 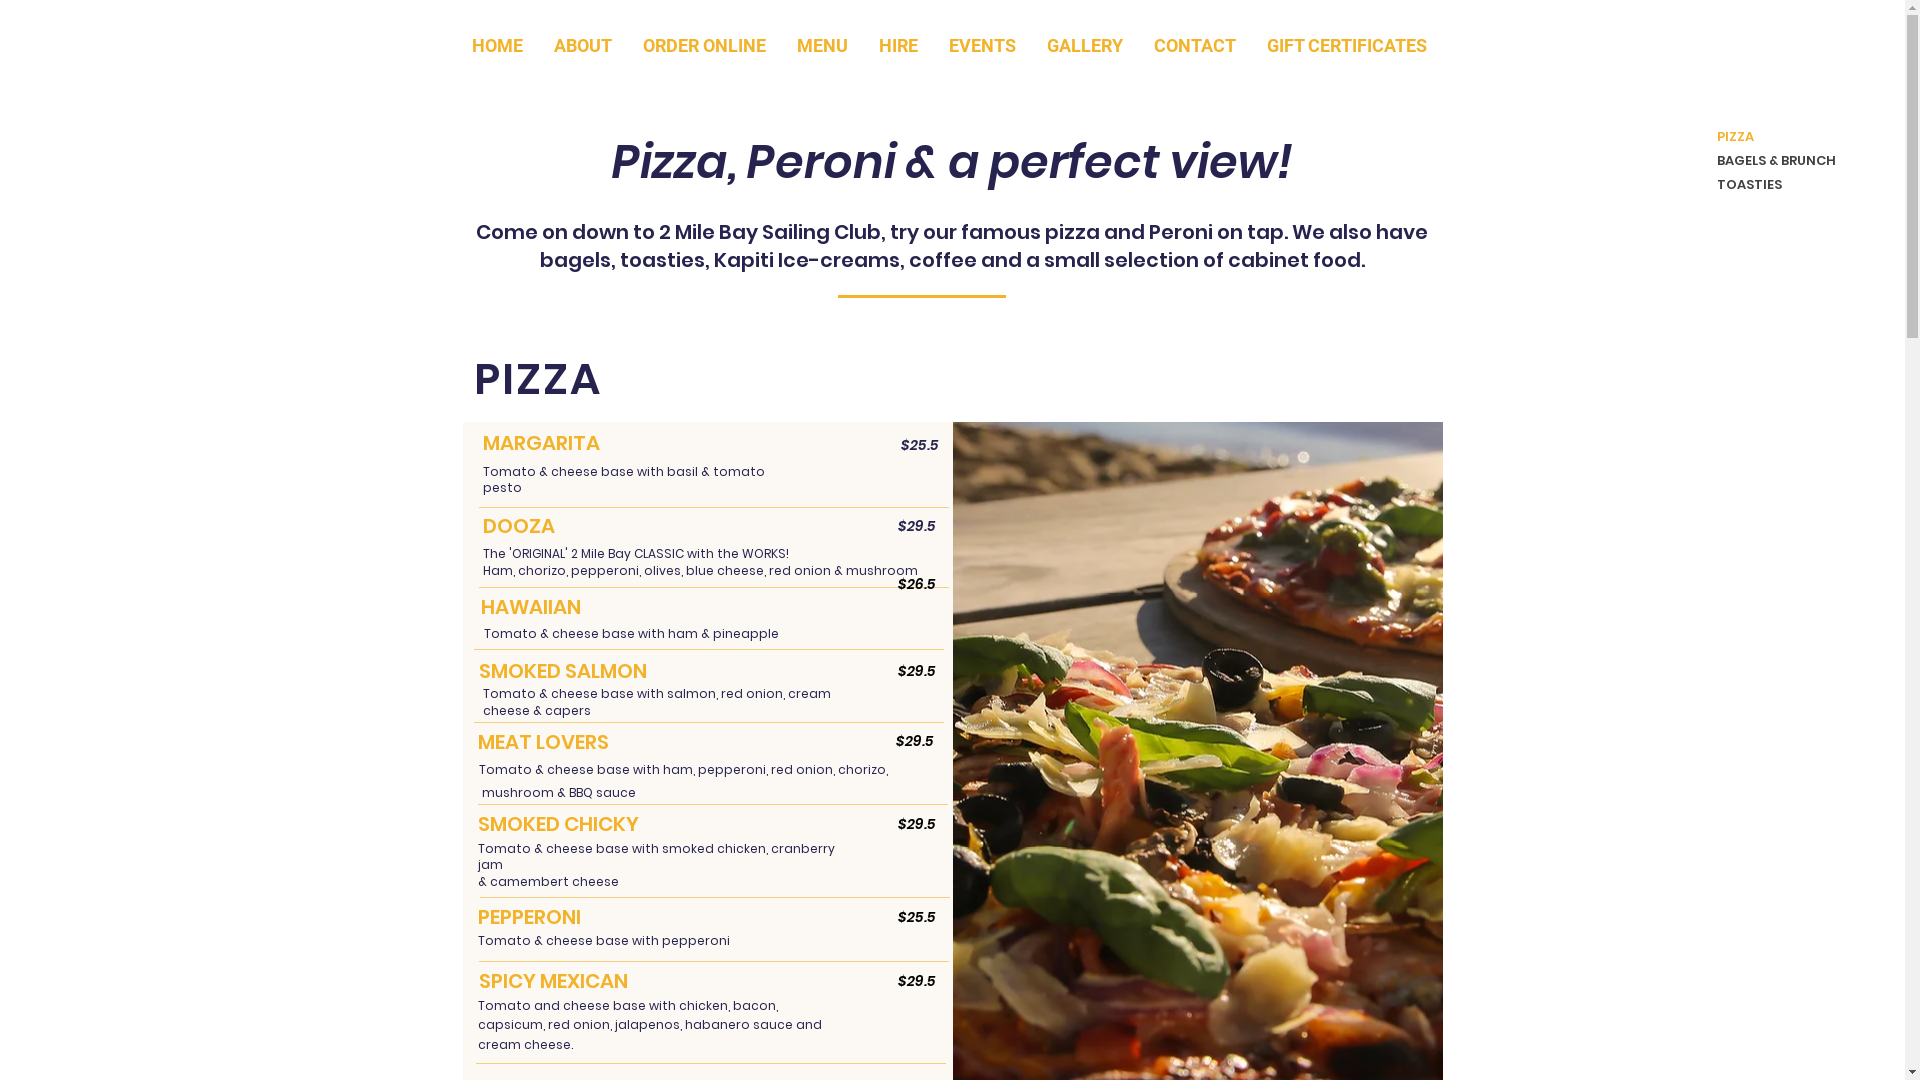 I want to click on 'GIFT CERTIFICATES', so click(x=1347, y=45).